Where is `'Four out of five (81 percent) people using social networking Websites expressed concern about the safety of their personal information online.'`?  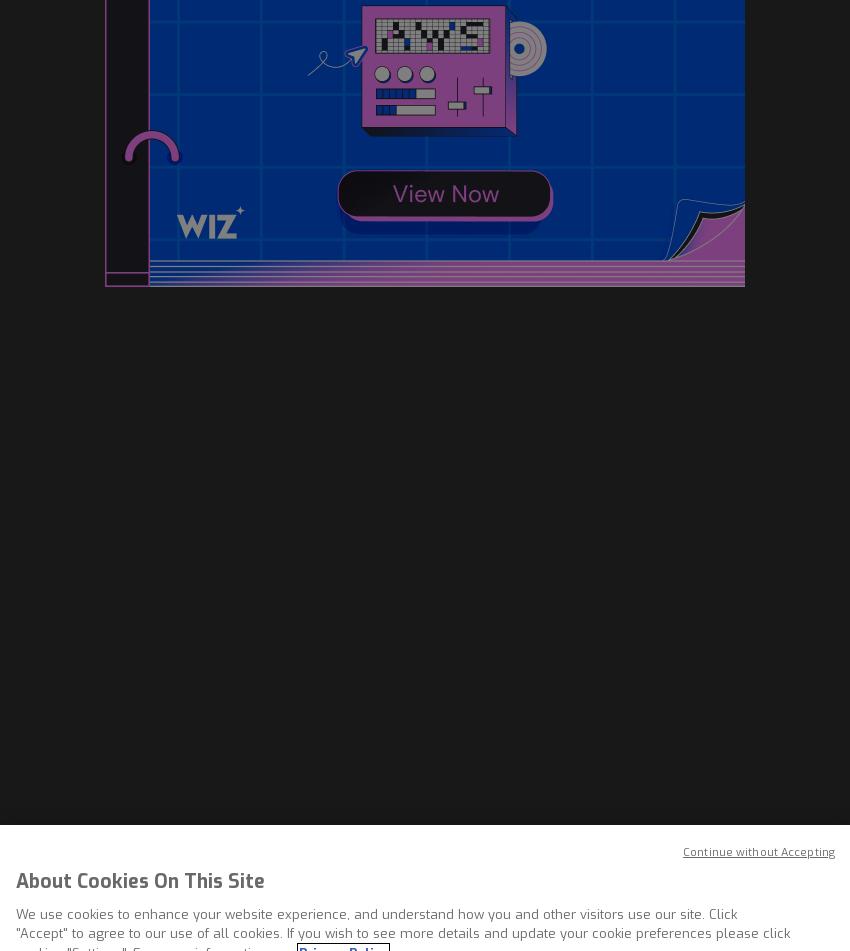
'Four out of five (81 percent) people using social networking Websites expressed concern about the safety of their personal information online.' is located at coordinates (404, 98).